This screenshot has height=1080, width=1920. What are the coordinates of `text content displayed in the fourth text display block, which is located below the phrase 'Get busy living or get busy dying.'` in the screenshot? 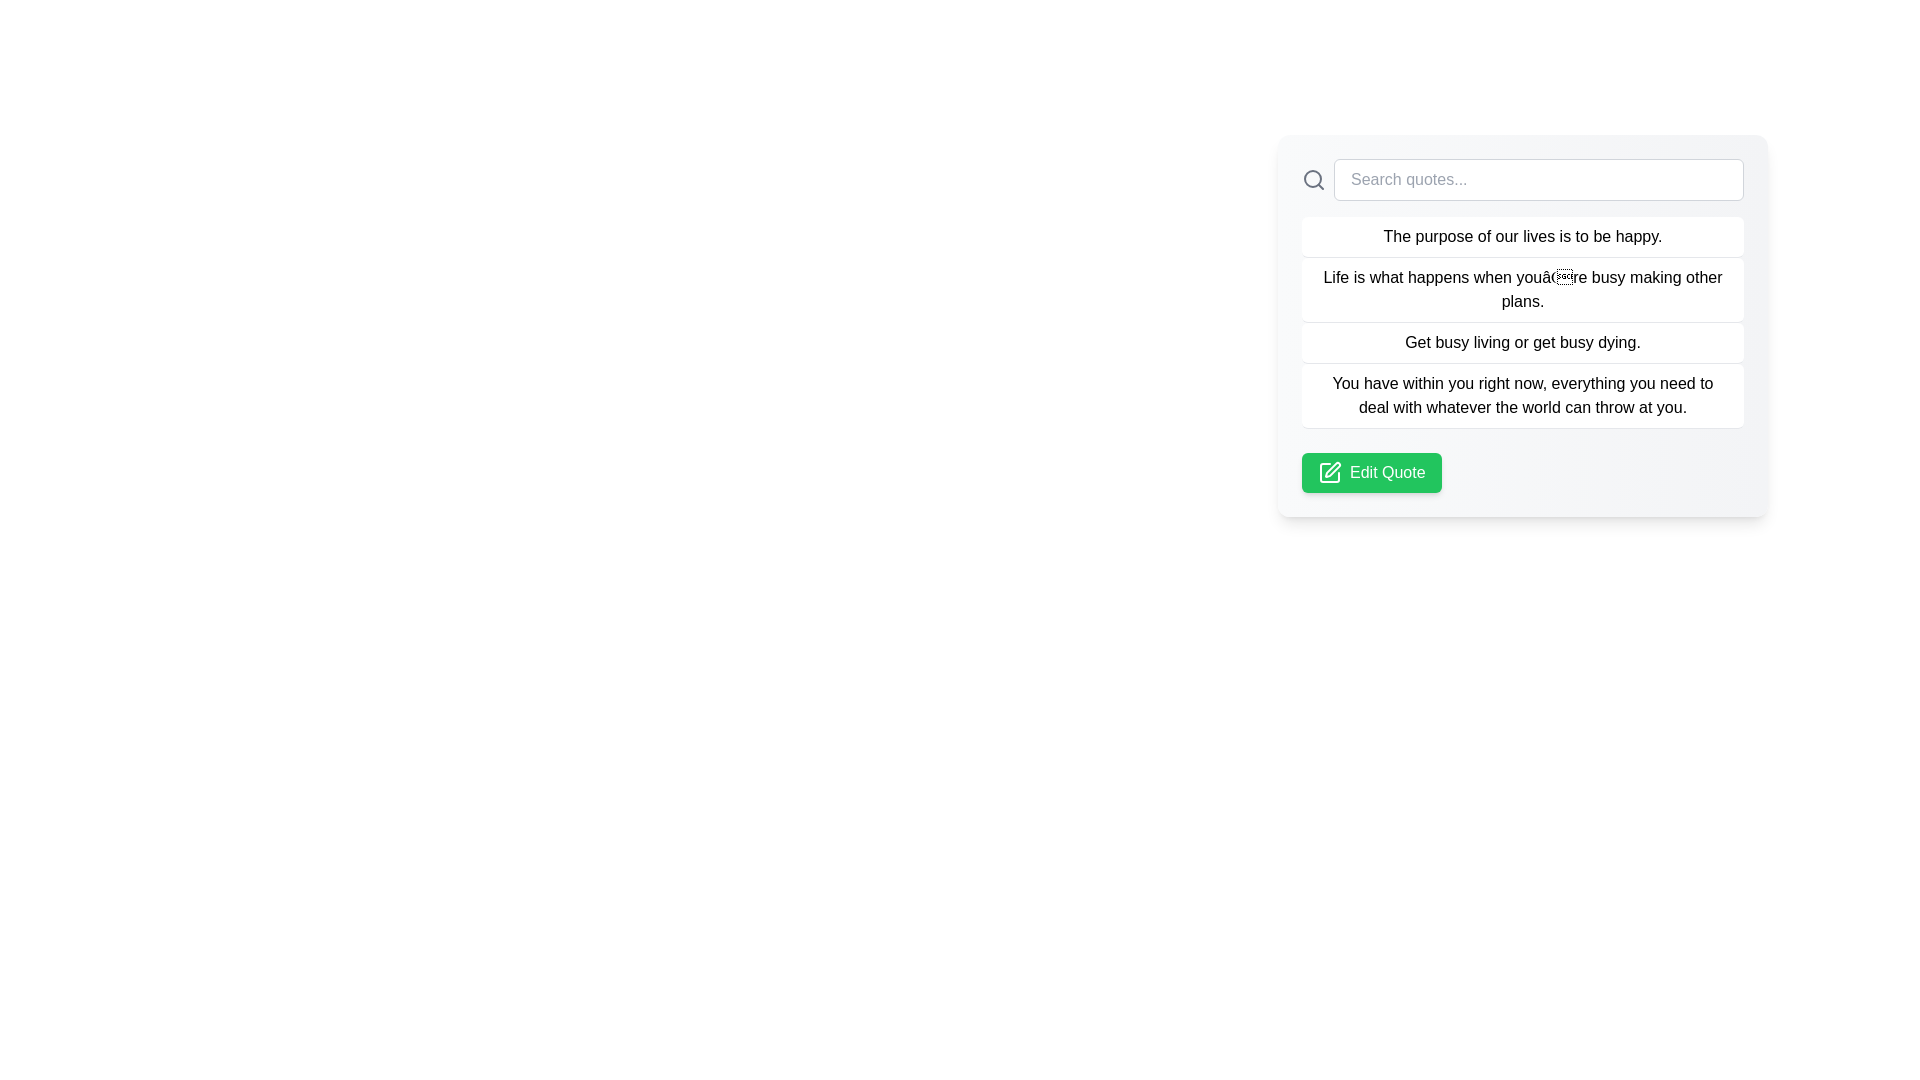 It's located at (1521, 396).